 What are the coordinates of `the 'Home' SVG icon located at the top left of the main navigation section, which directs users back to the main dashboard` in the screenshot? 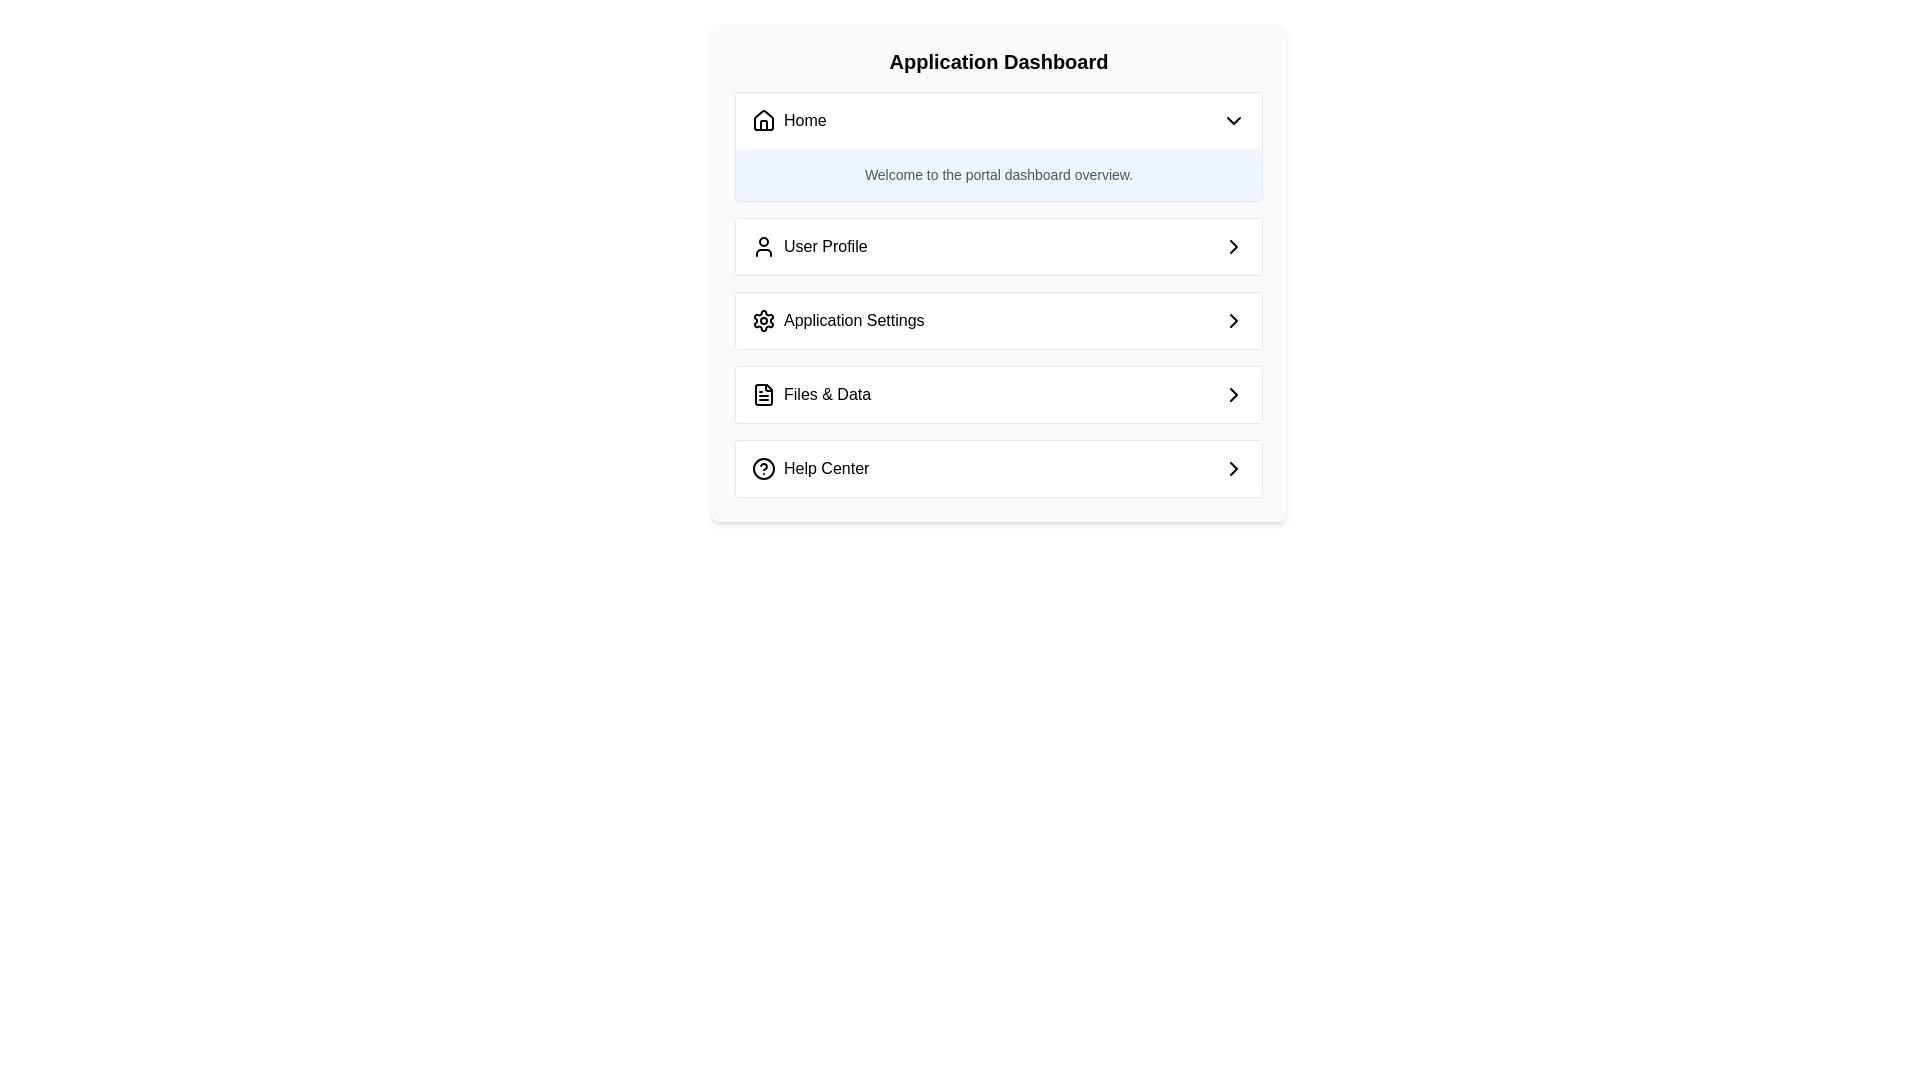 It's located at (762, 120).